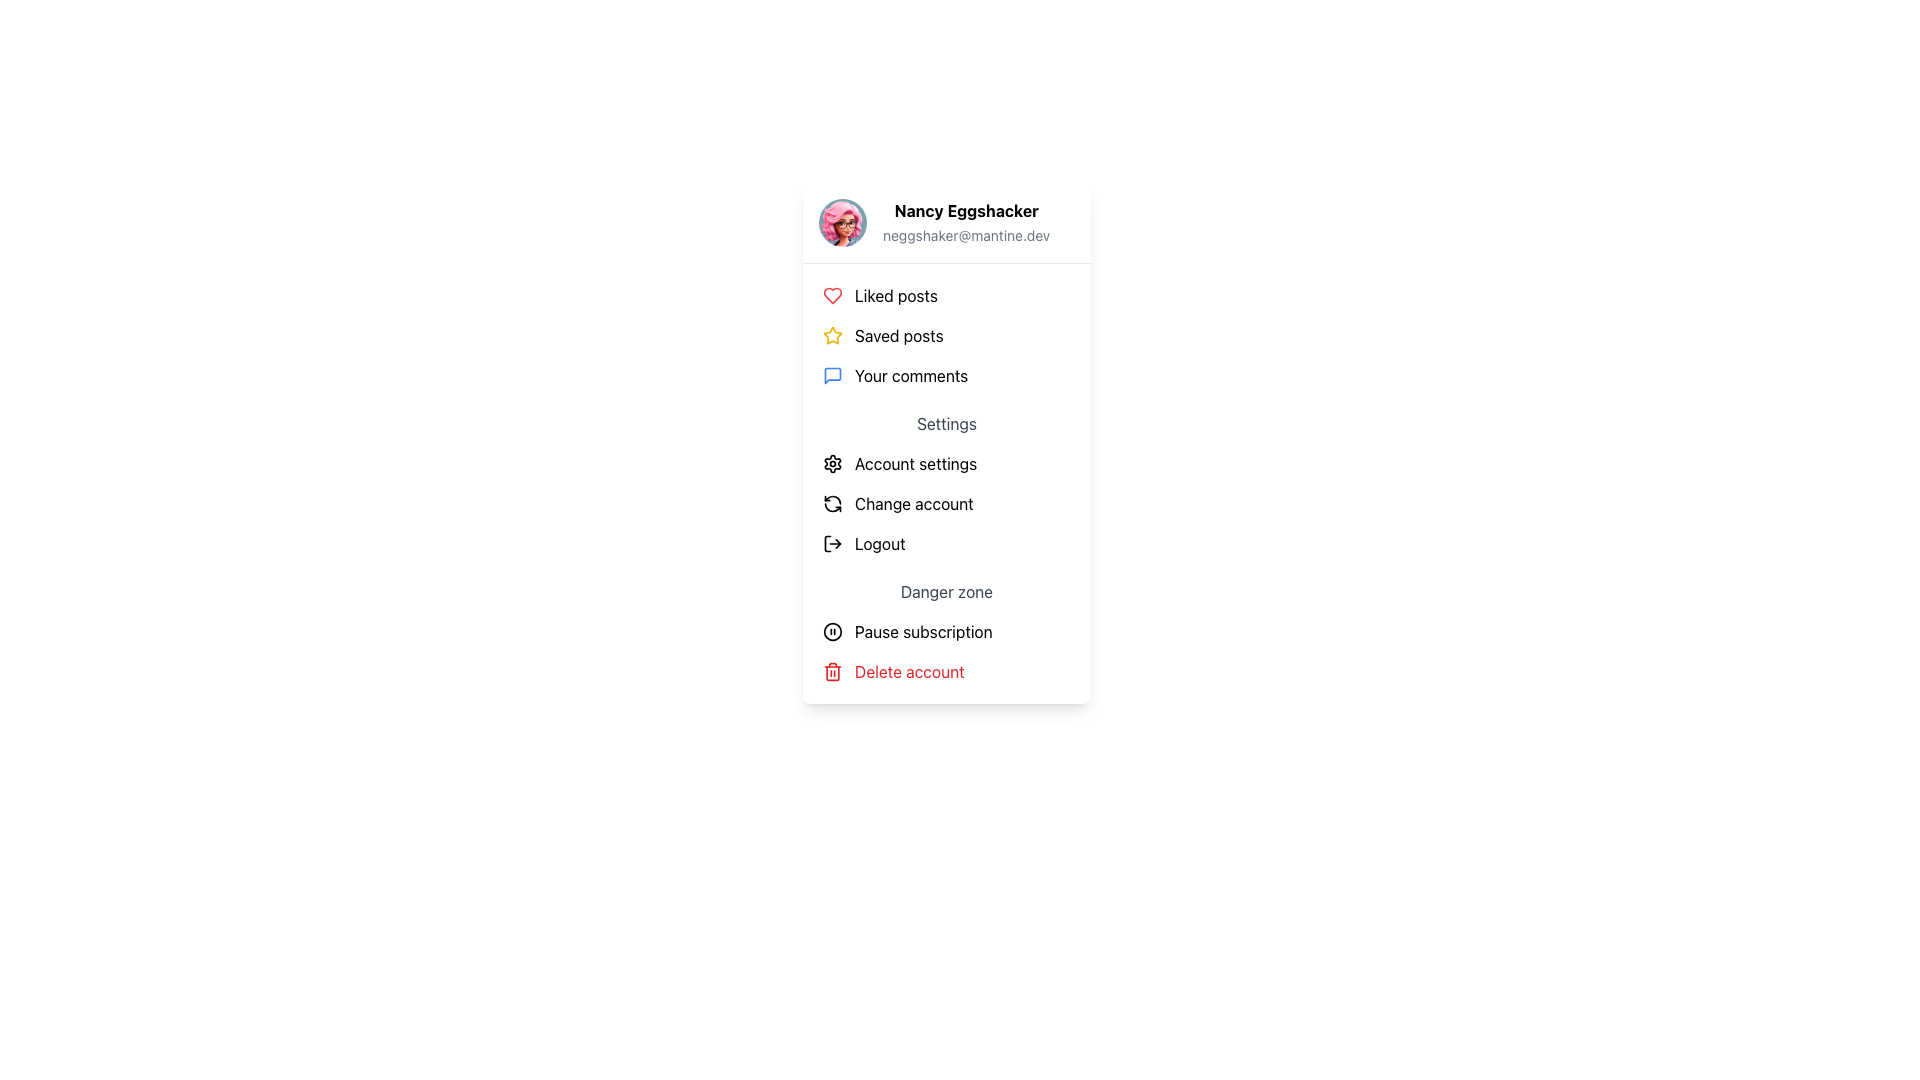 This screenshot has height=1080, width=1920. Describe the element at coordinates (833, 334) in the screenshot. I see `the decorative star icon located in the second row of icons in the vertical menu list, directly to the left of the text 'Saved posts'` at that location.